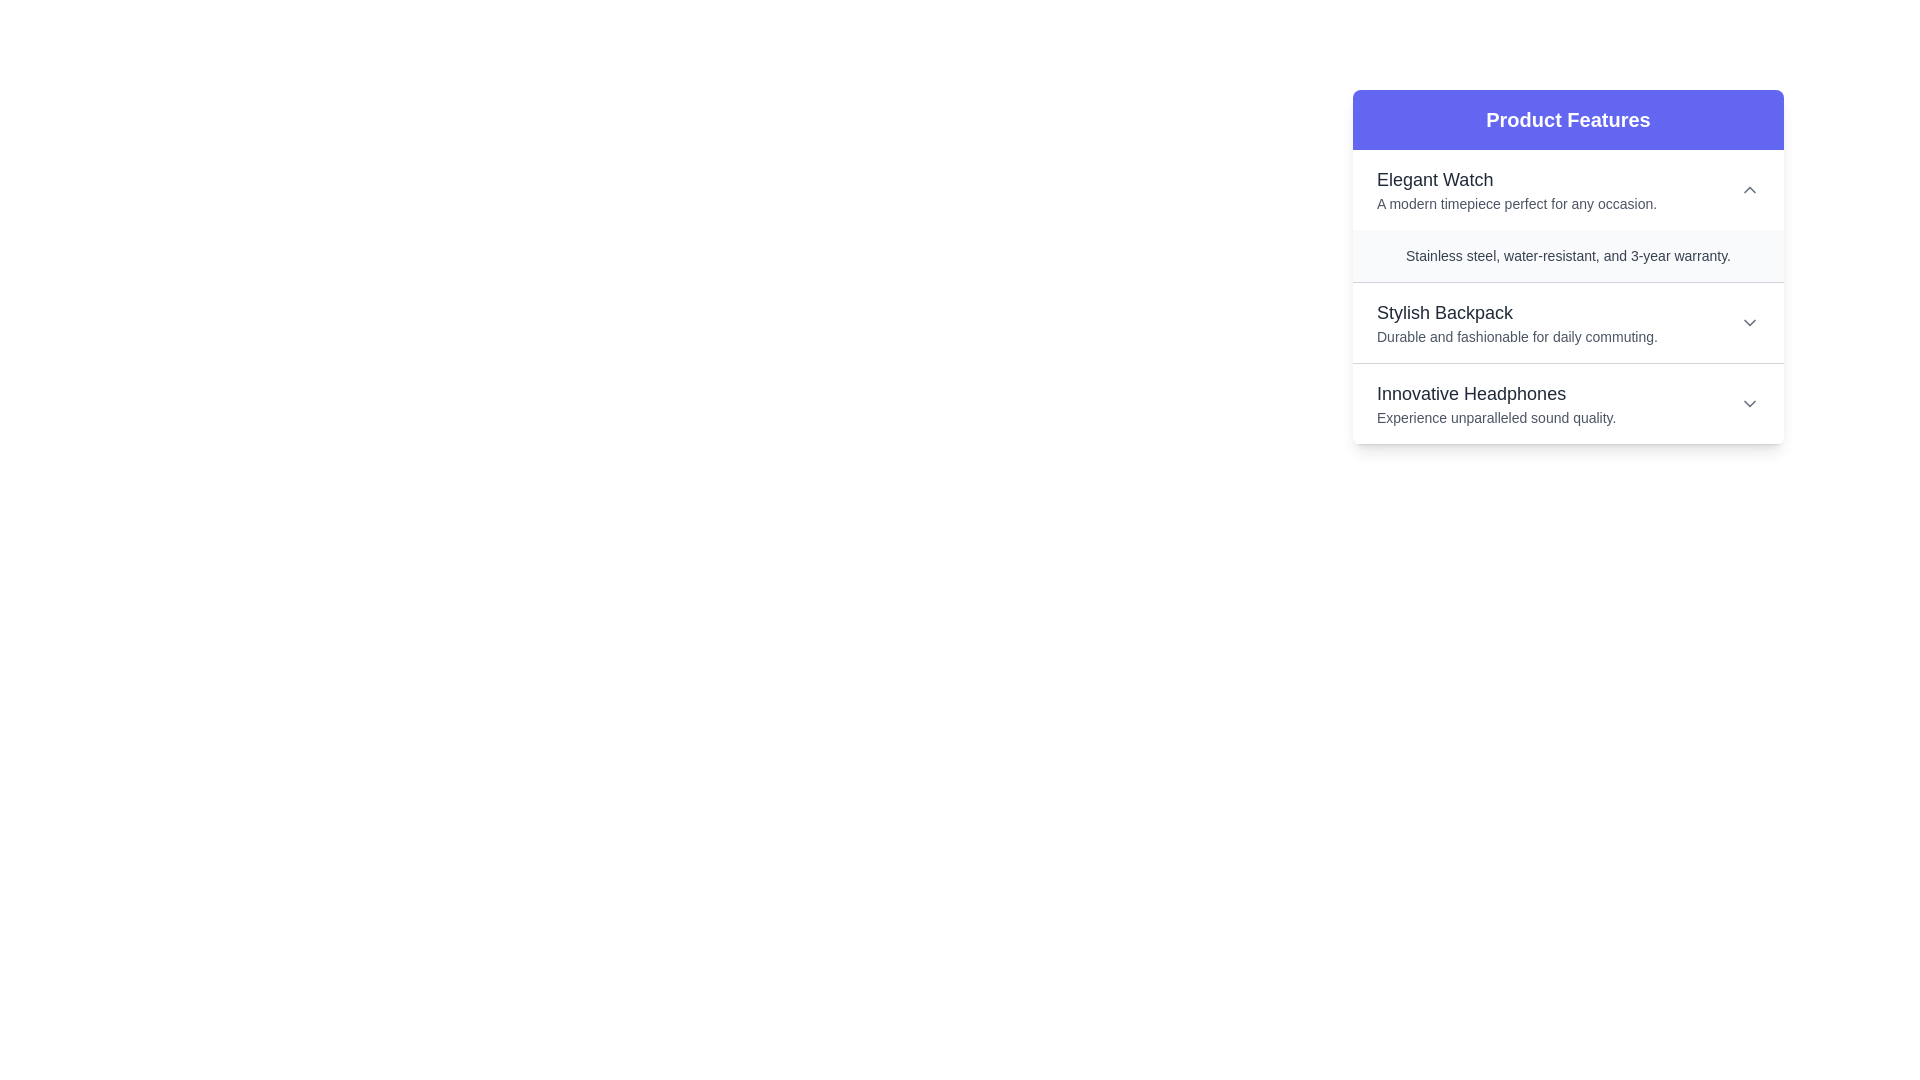 The width and height of the screenshot is (1920, 1080). What do you see at coordinates (1496, 416) in the screenshot?
I see `the static text that reads 'Experience unparalleled sound quality.' located under the section titled 'Innovative Headphones.'` at bounding box center [1496, 416].